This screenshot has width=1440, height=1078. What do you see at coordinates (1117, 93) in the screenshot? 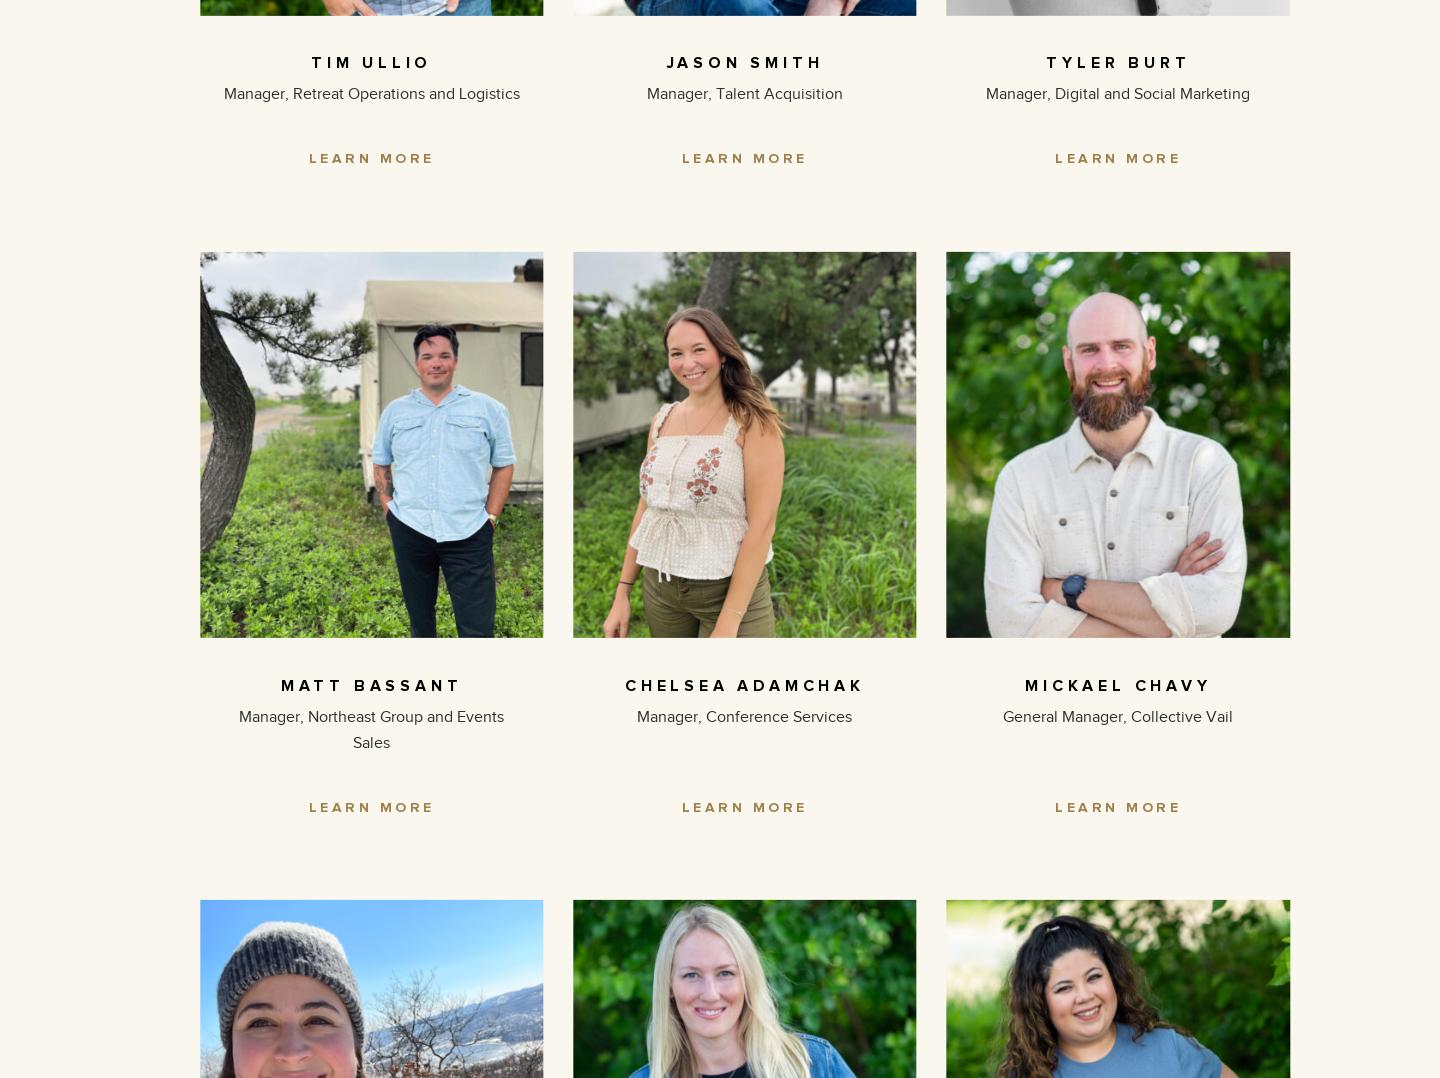
I see `'Manager, Digital and Social Marketing'` at bounding box center [1117, 93].